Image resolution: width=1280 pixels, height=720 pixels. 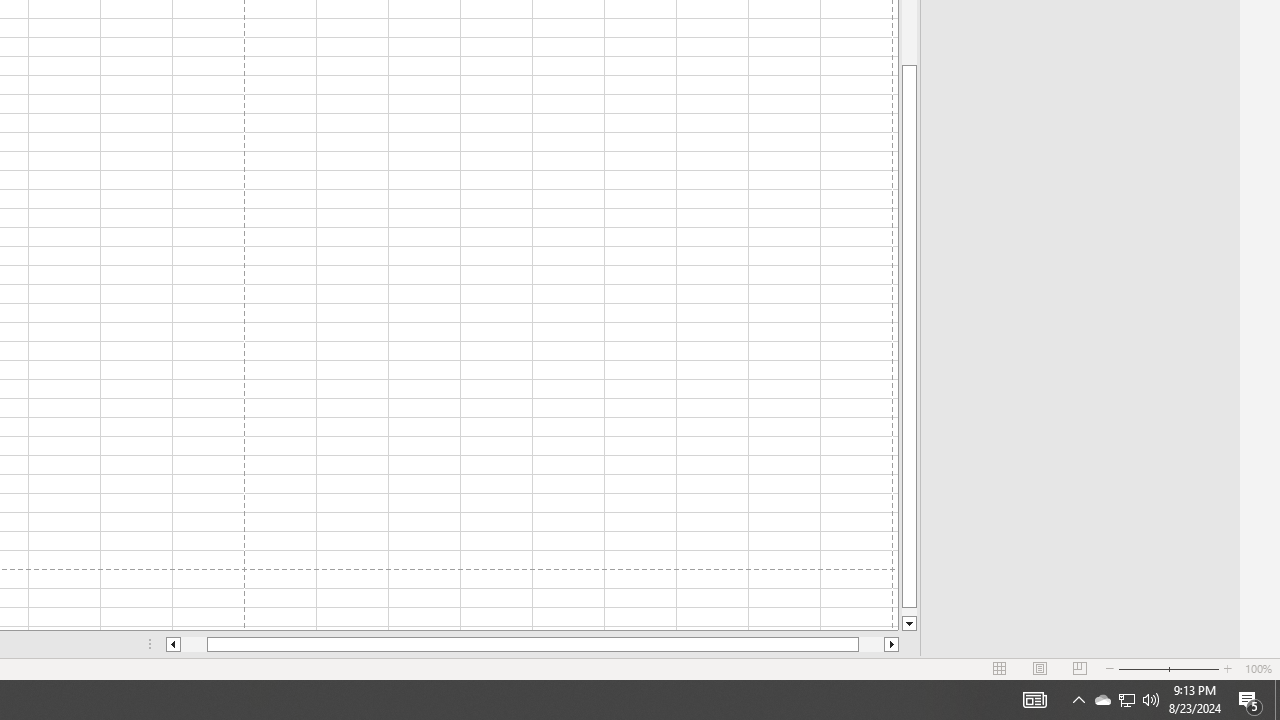 What do you see at coordinates (908, 611) in the screenshot?
I see `'Page down'` at bounding box center [908, 611].